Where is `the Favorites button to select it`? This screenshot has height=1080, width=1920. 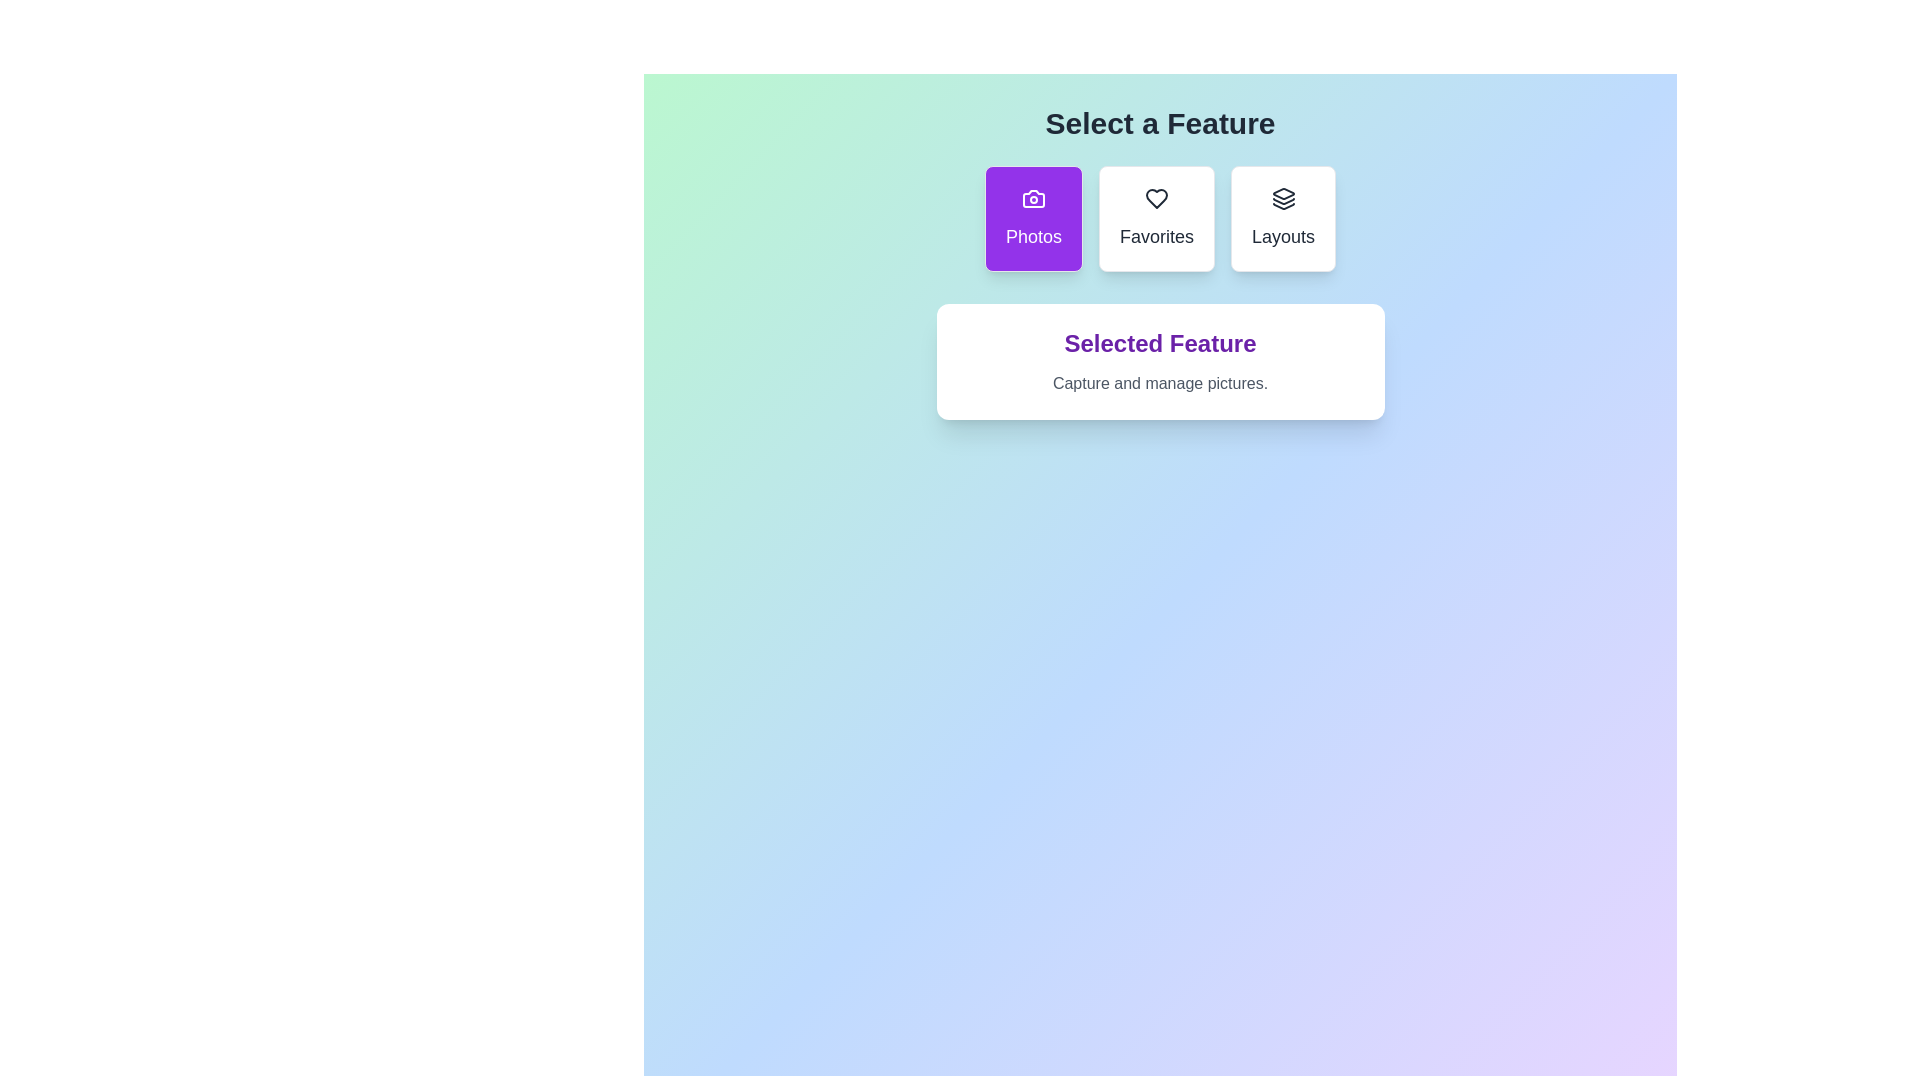
the Favorites button to select it is located at coordinates (1156, 219).